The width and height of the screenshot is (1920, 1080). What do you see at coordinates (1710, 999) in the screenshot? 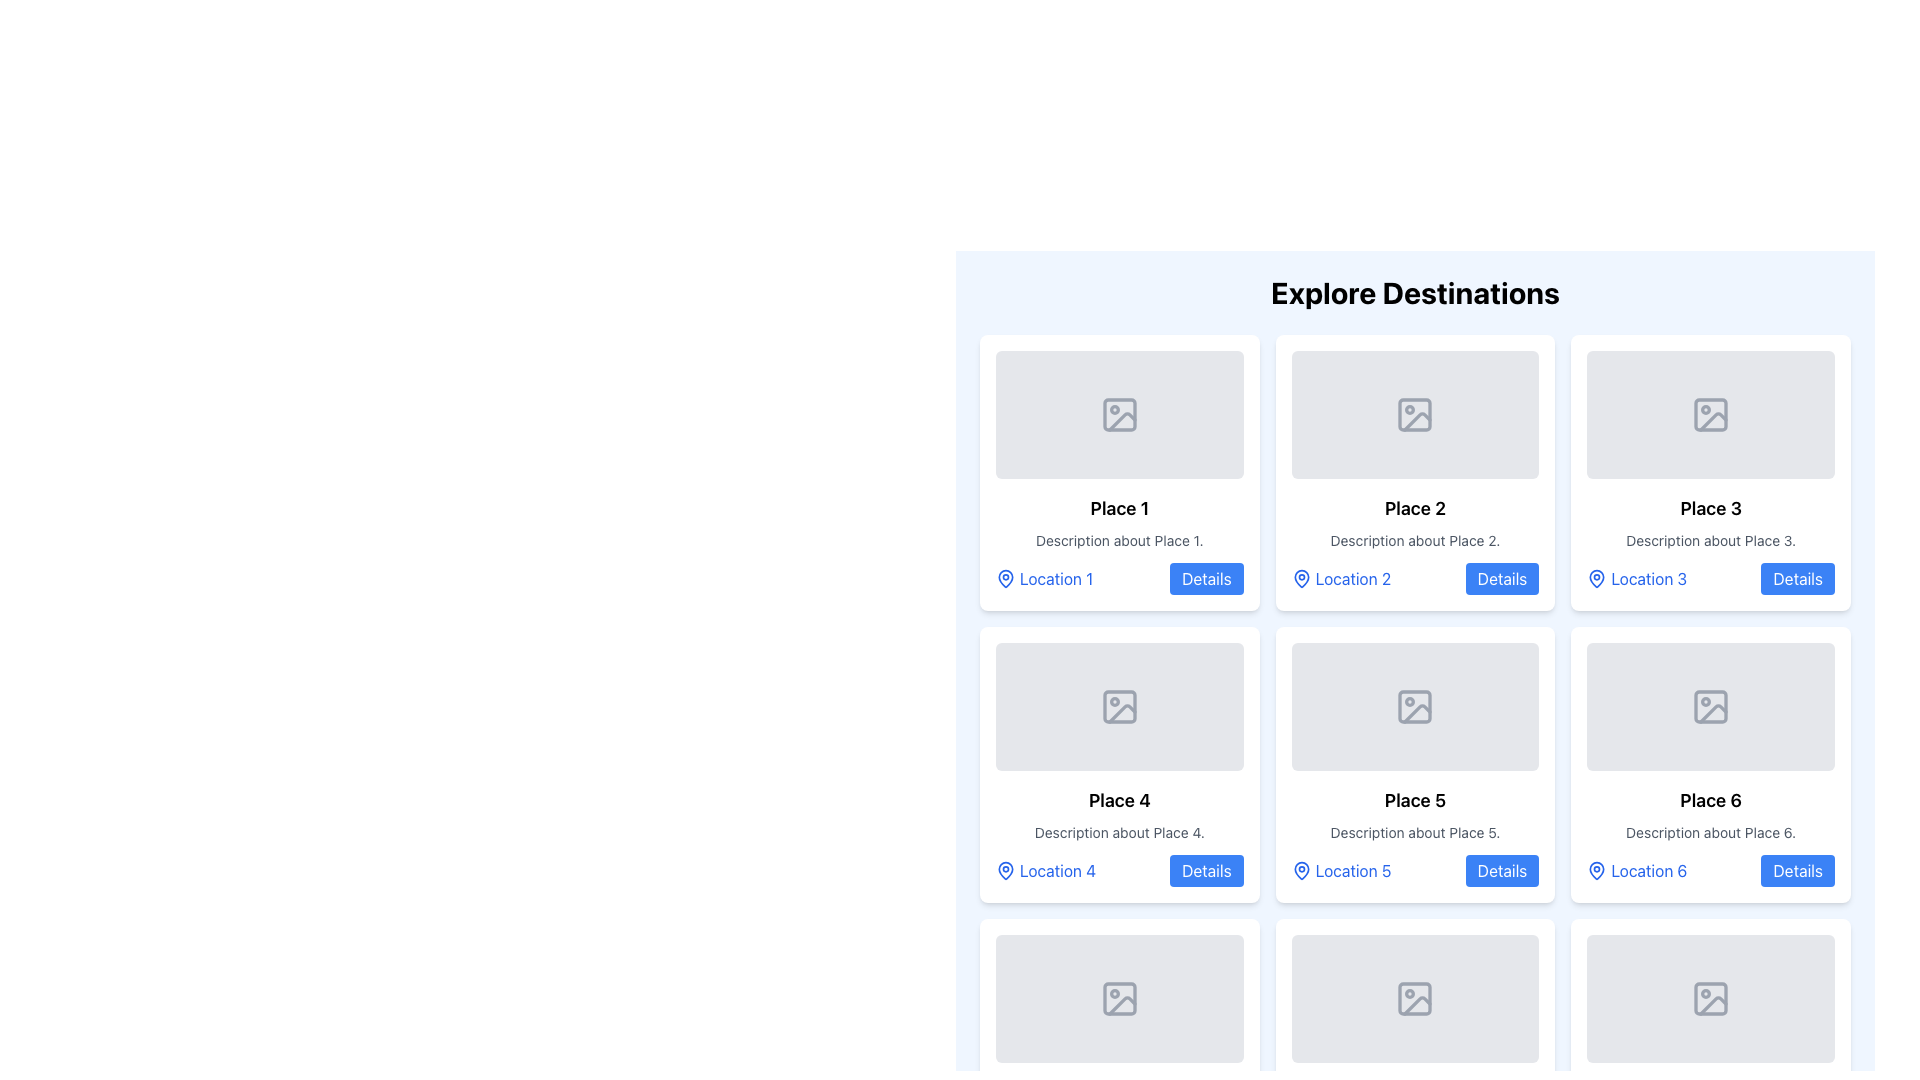
I see `the SVG rectangular element with rounded corners that serves as a decorative part of an image icon, located in the rightmost card of the third row in a grid layout` at bounding box center [1710, 999].